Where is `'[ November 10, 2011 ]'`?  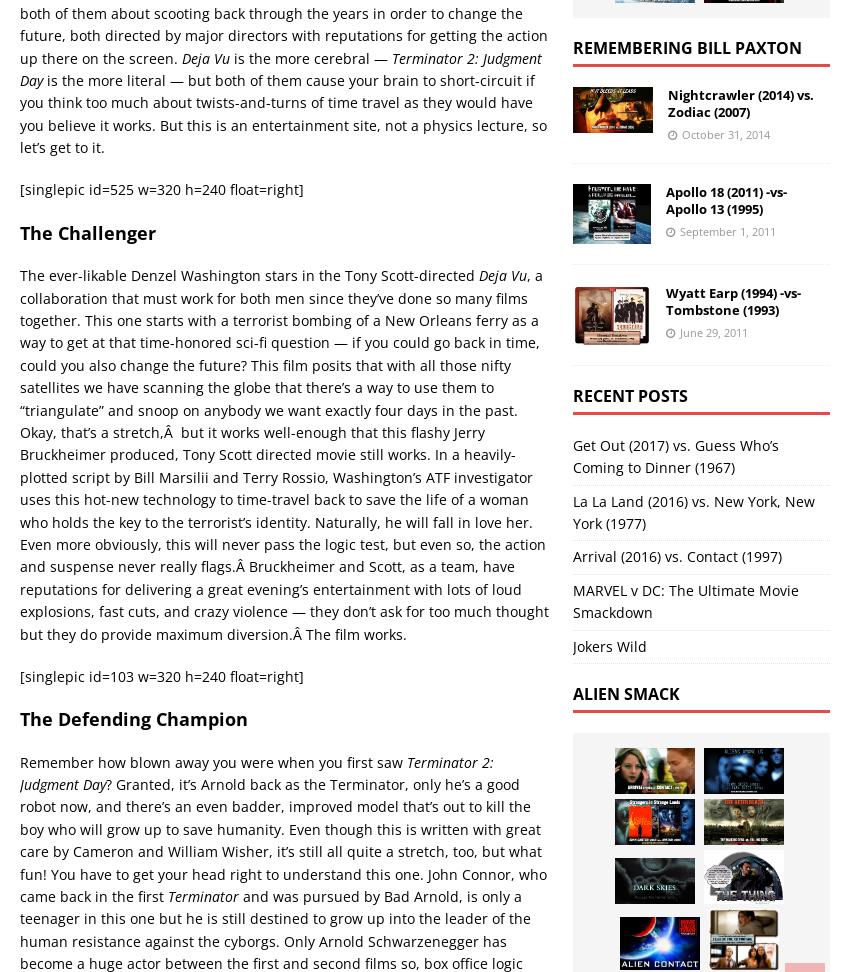 '[ November 10, 2011 ]' is located at coordinates (223, 104).